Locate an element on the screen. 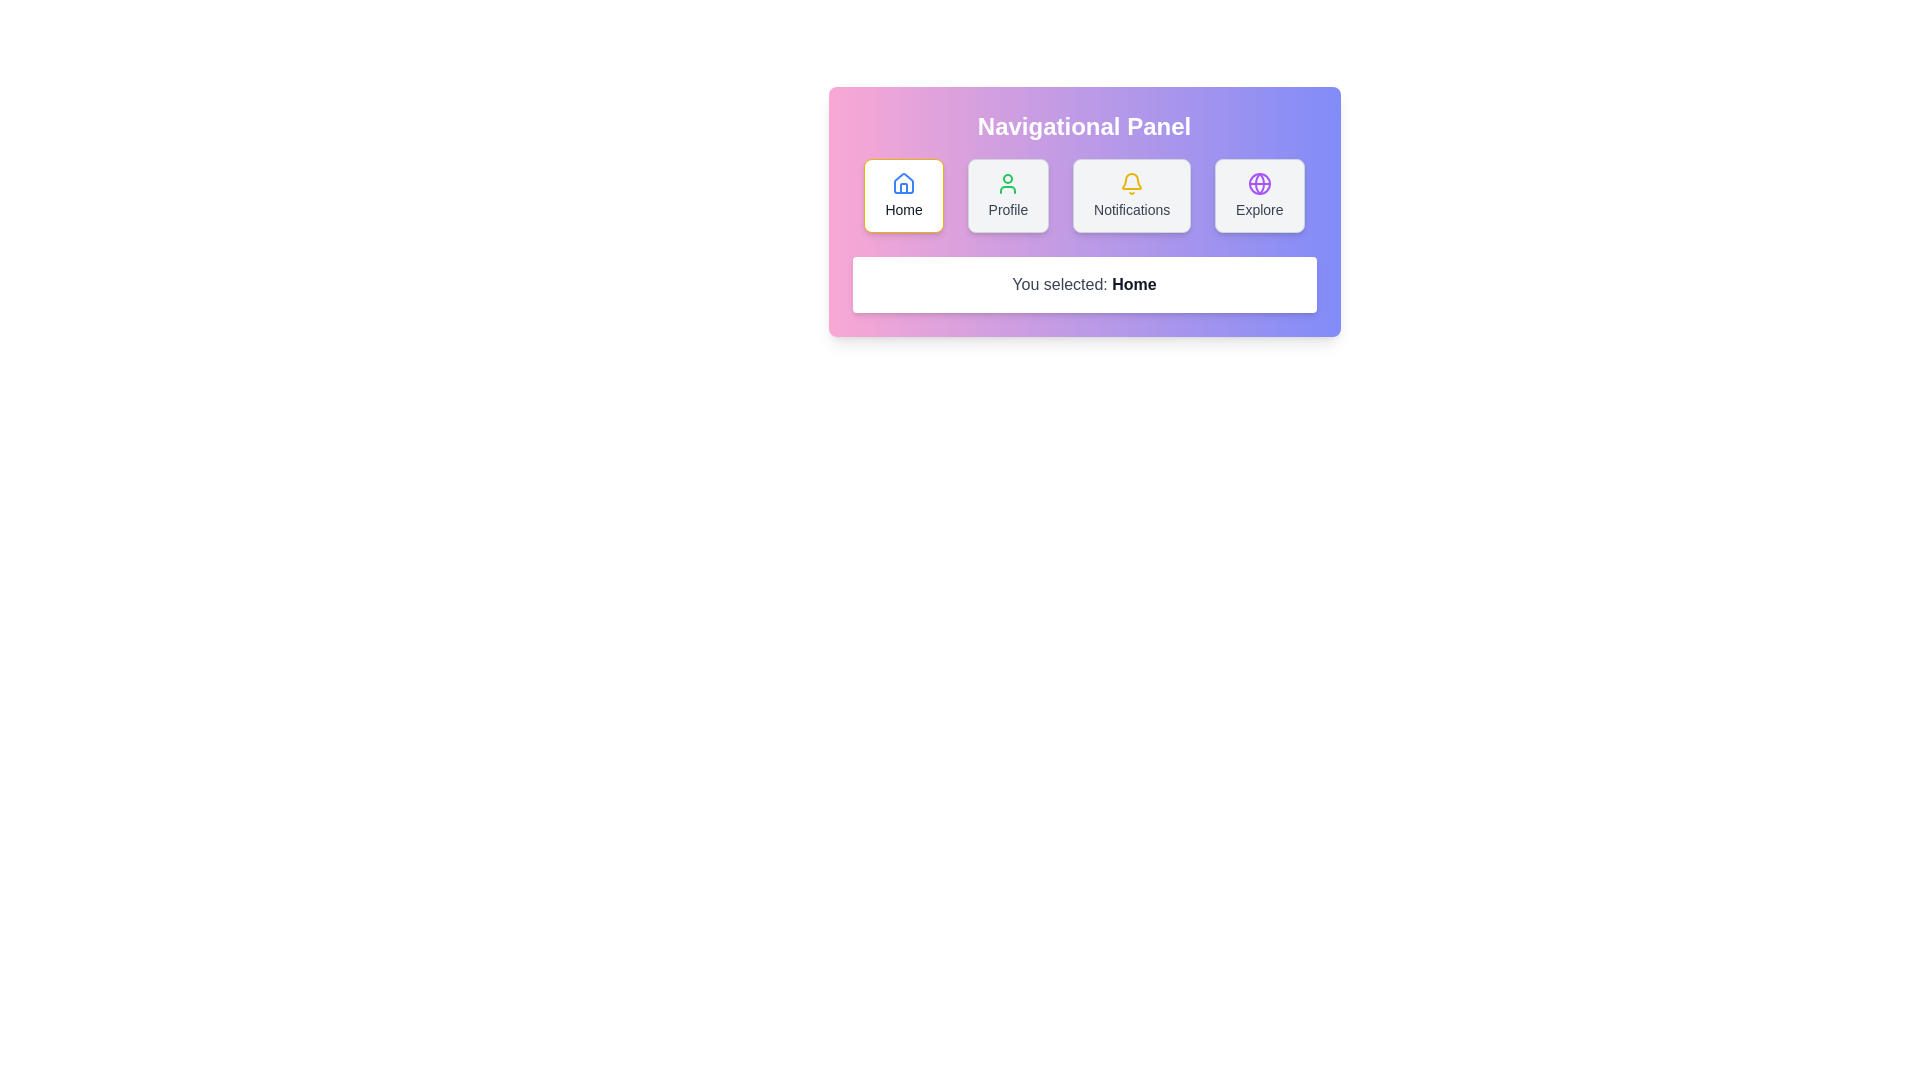  the first button in the horizontal group of four buttons is located at coordinates (902, 196).